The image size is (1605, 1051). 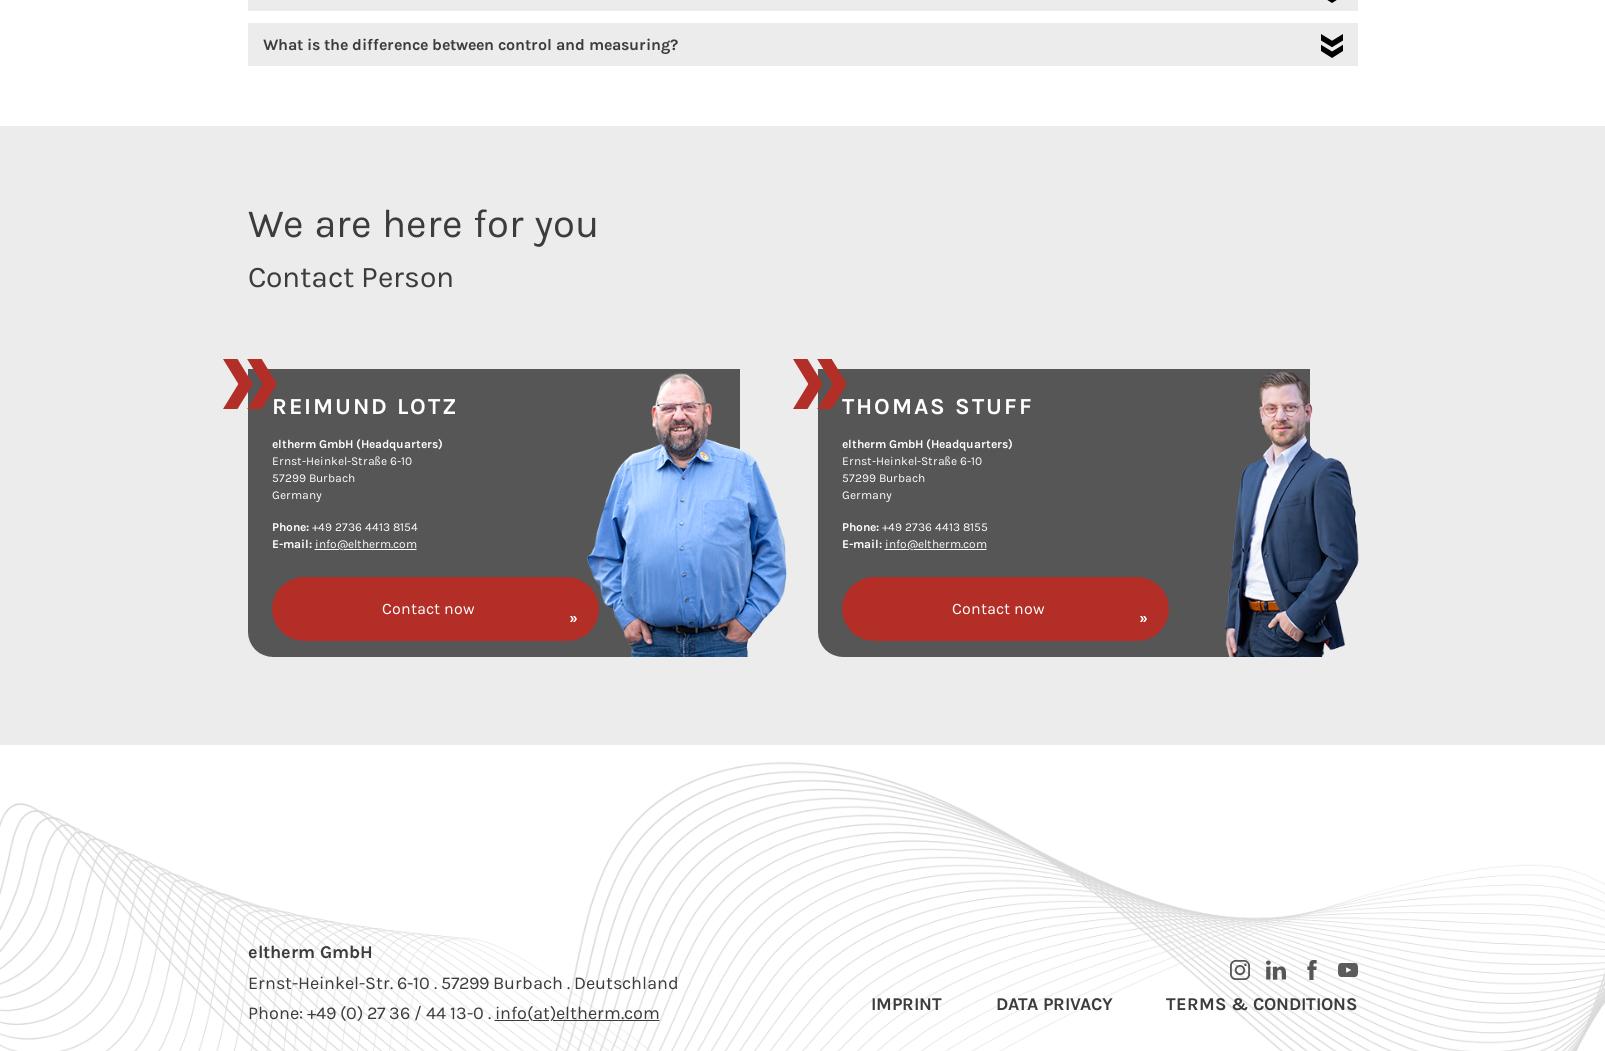 I want to click on 'We are here for you', so click(x=421, y=221).